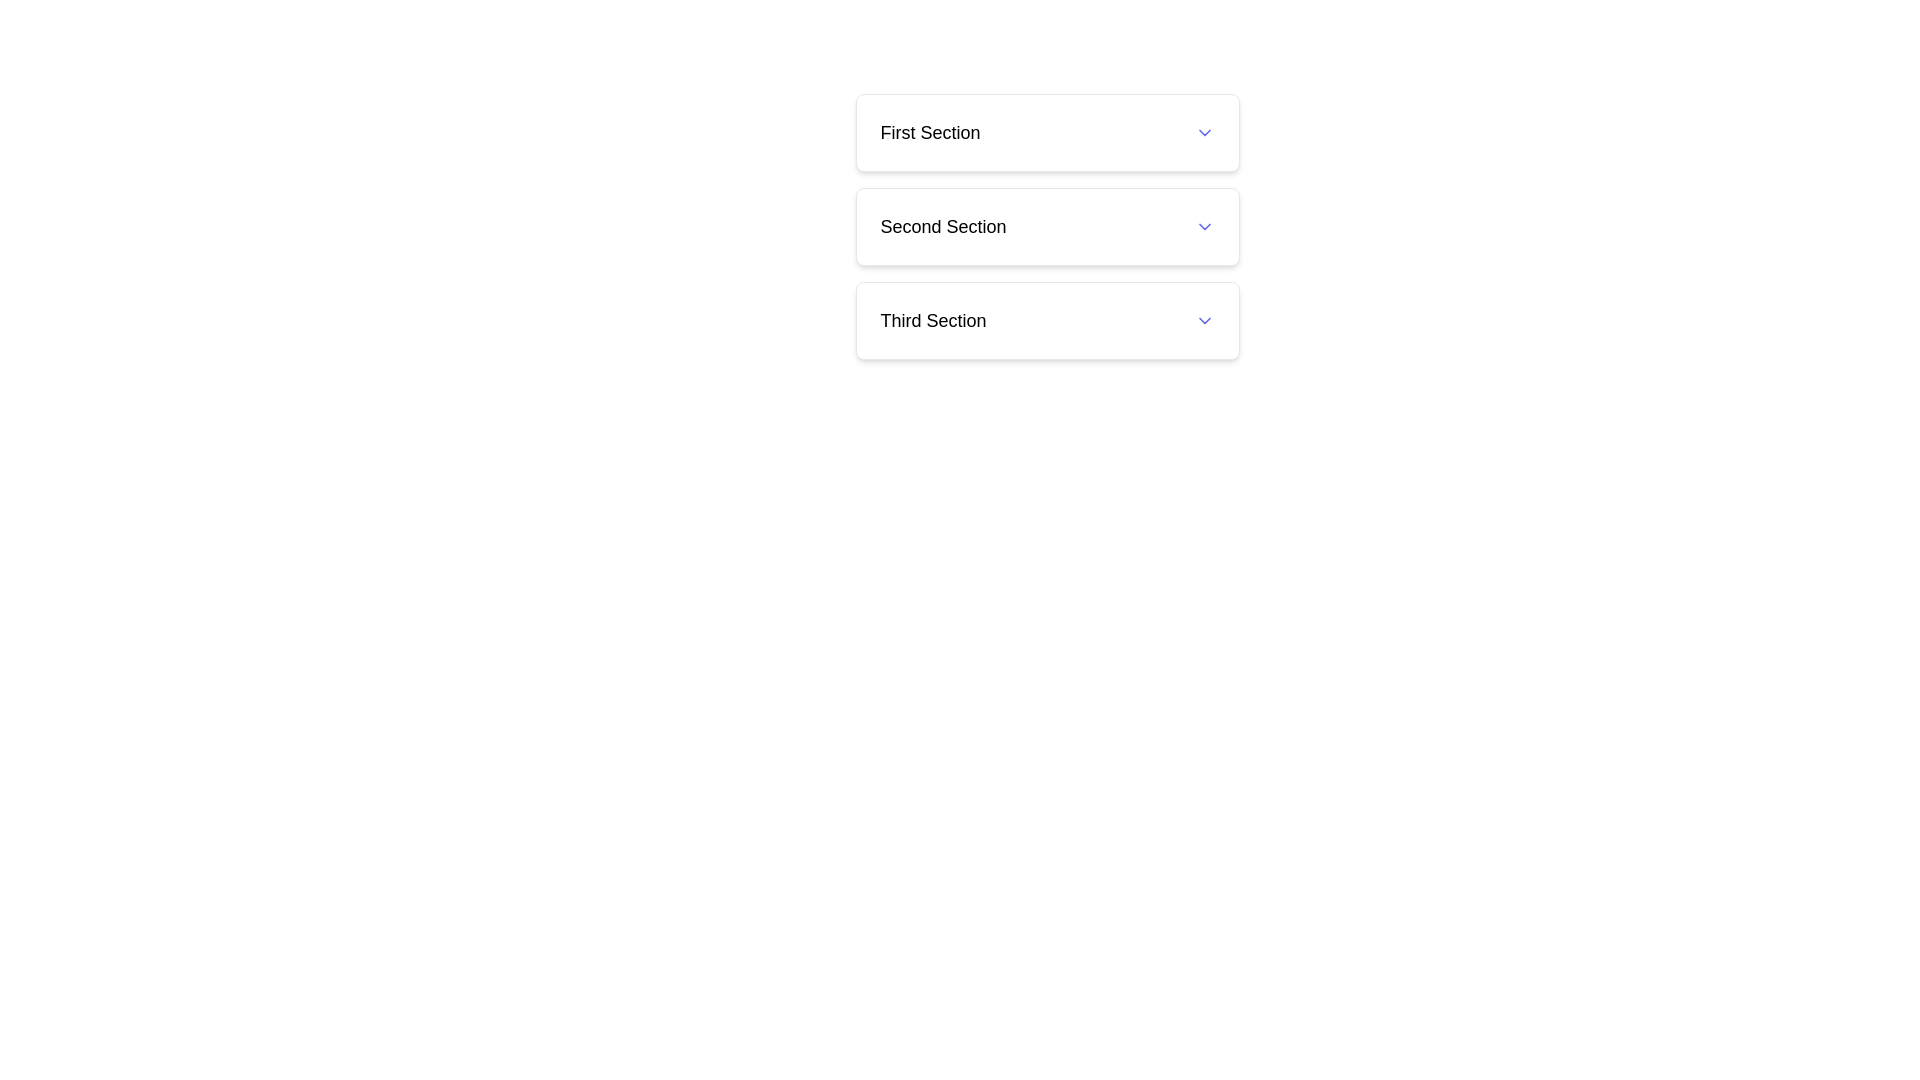 Image resolution: width=1920 pixels, height=1080 pixels. What do you see at coordinates (1203, 226) in the screenshot?
I see `the indigo downward-pointing chevron icon located to the right of the text 'Second Section'` at bounding box center [1203, 226].